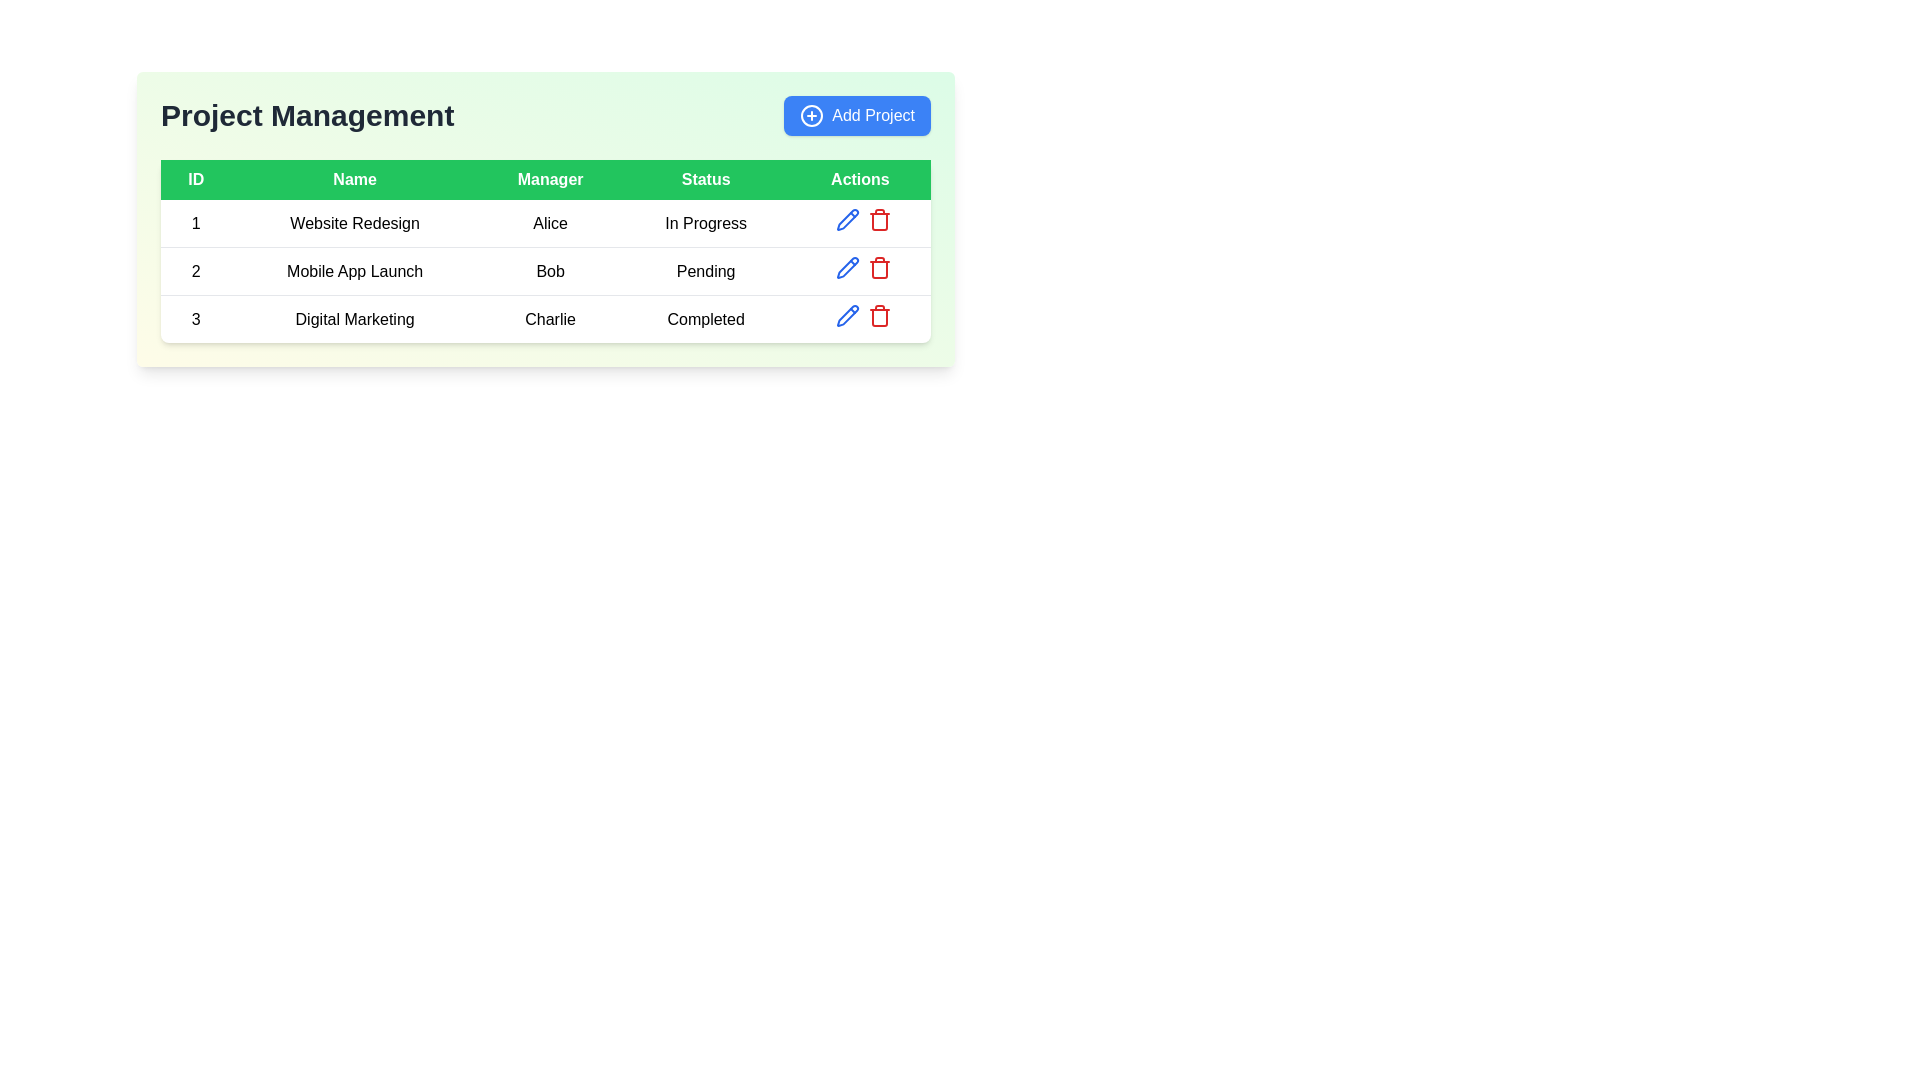 Image resolution: width=1920 pixels, height=1080 pixels. Describe the element at coordinates (546, 271) in the screenshot. I see `the text field displaying 'Bob' located in the second row under the 'Manager' column of the project information table` at that location.